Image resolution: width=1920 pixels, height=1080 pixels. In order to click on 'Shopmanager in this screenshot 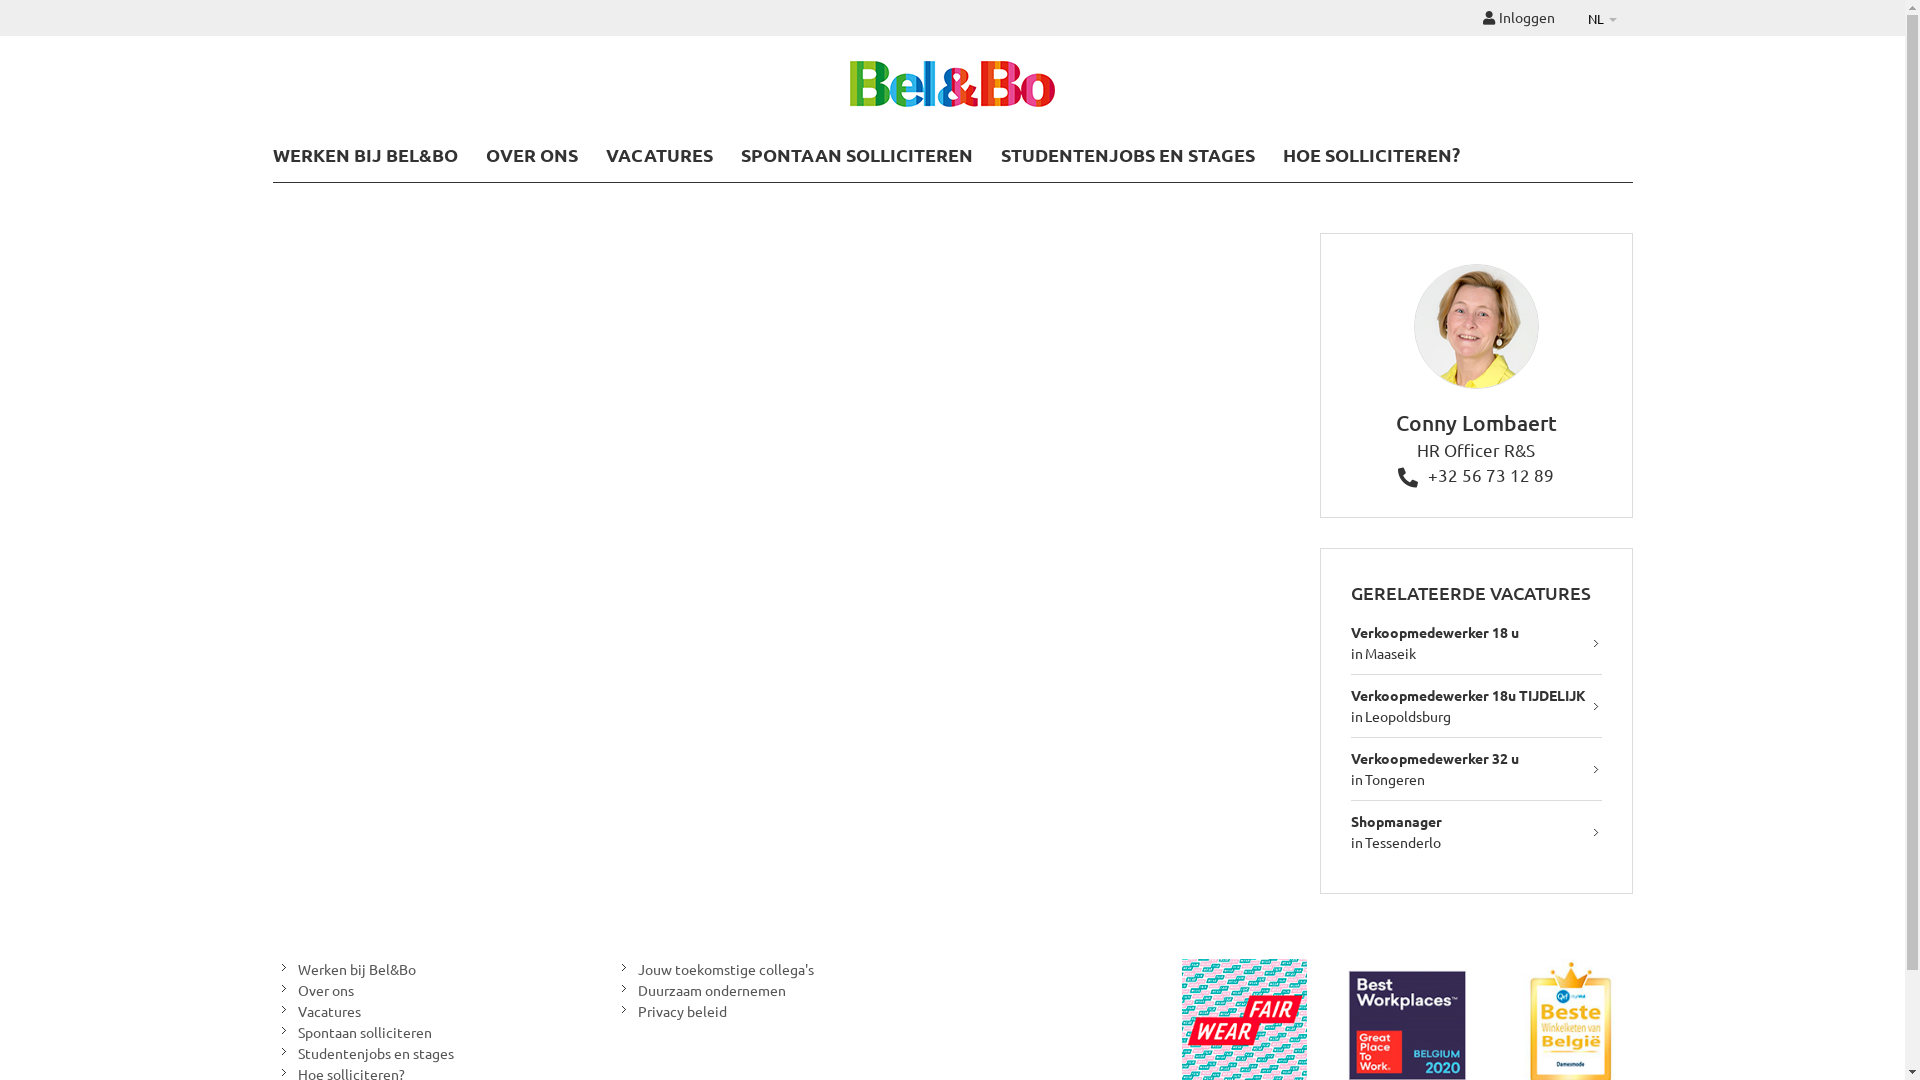, I will do `click(1476, 832)`.